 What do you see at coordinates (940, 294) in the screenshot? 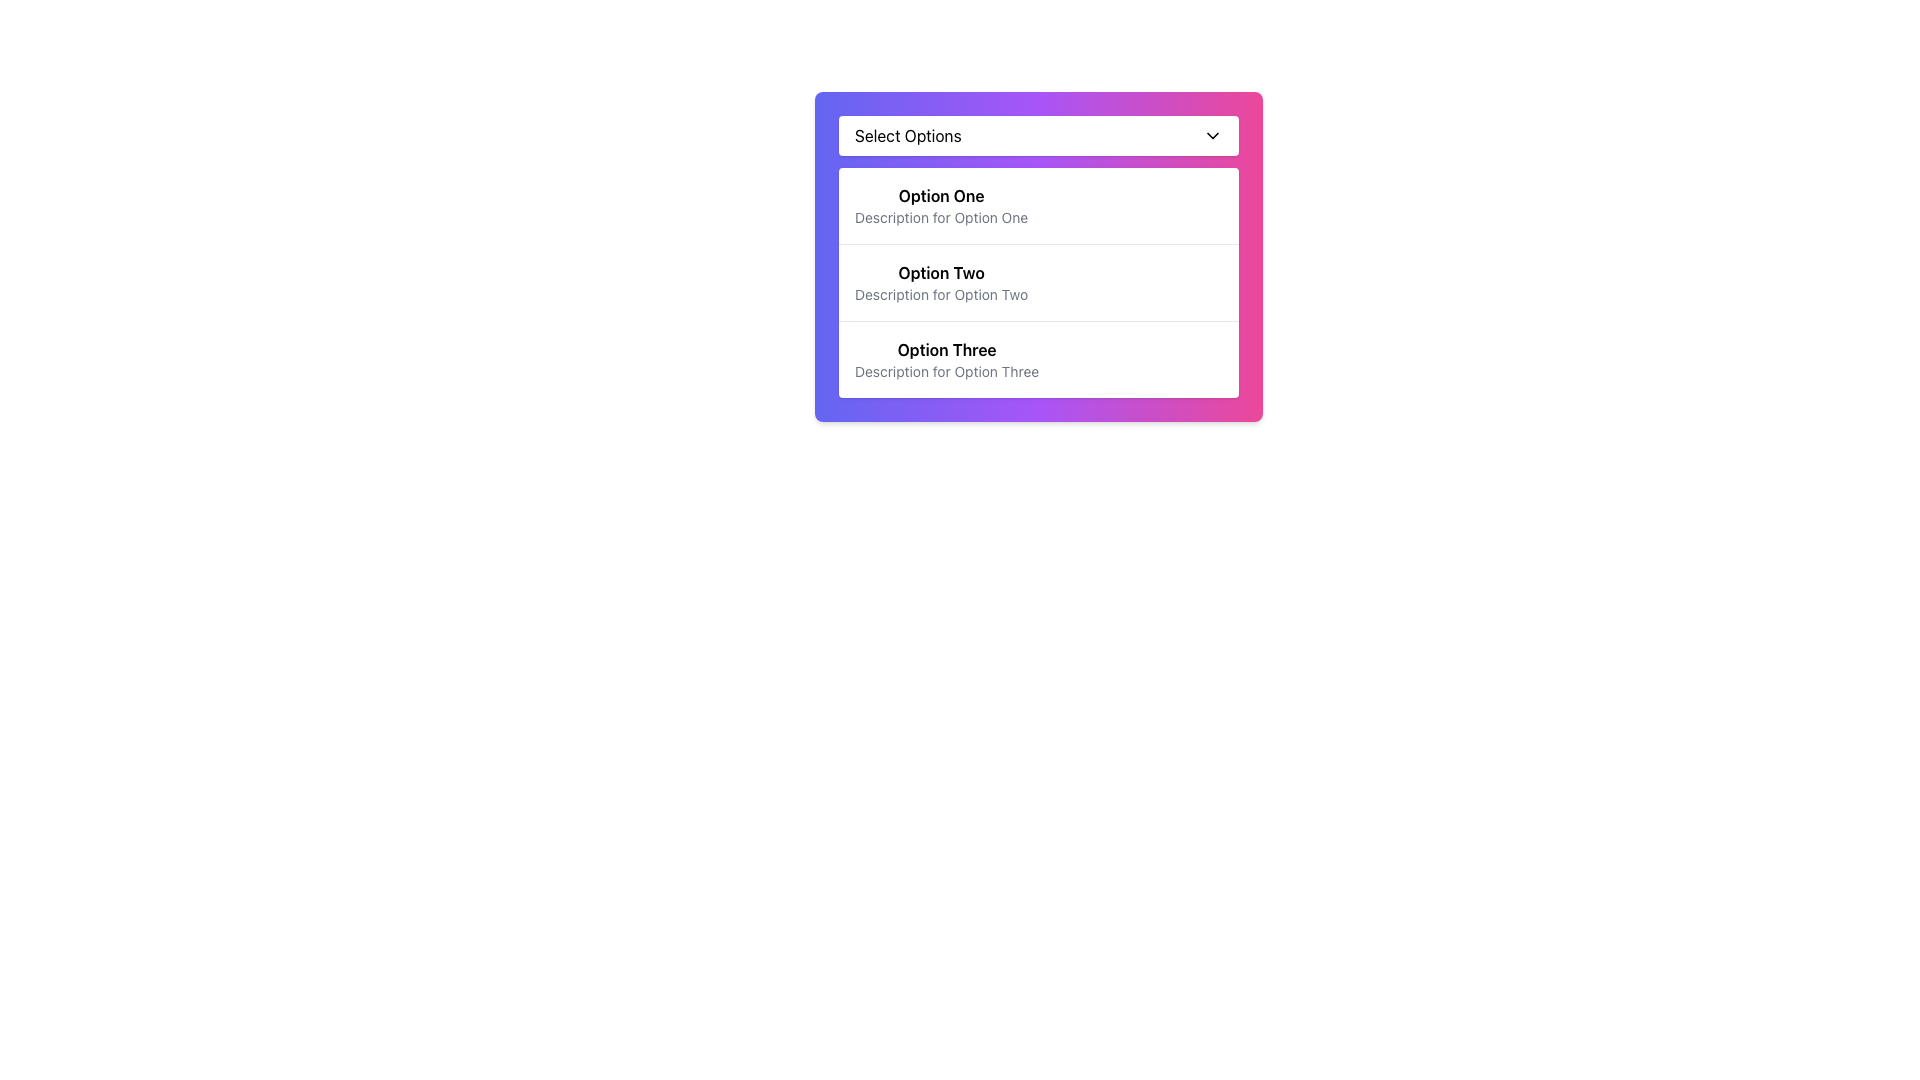
I see `text label that displays 'Description for Option Two' located under the 'Option Two' dropdown menu` at bounding box center [940, 294].